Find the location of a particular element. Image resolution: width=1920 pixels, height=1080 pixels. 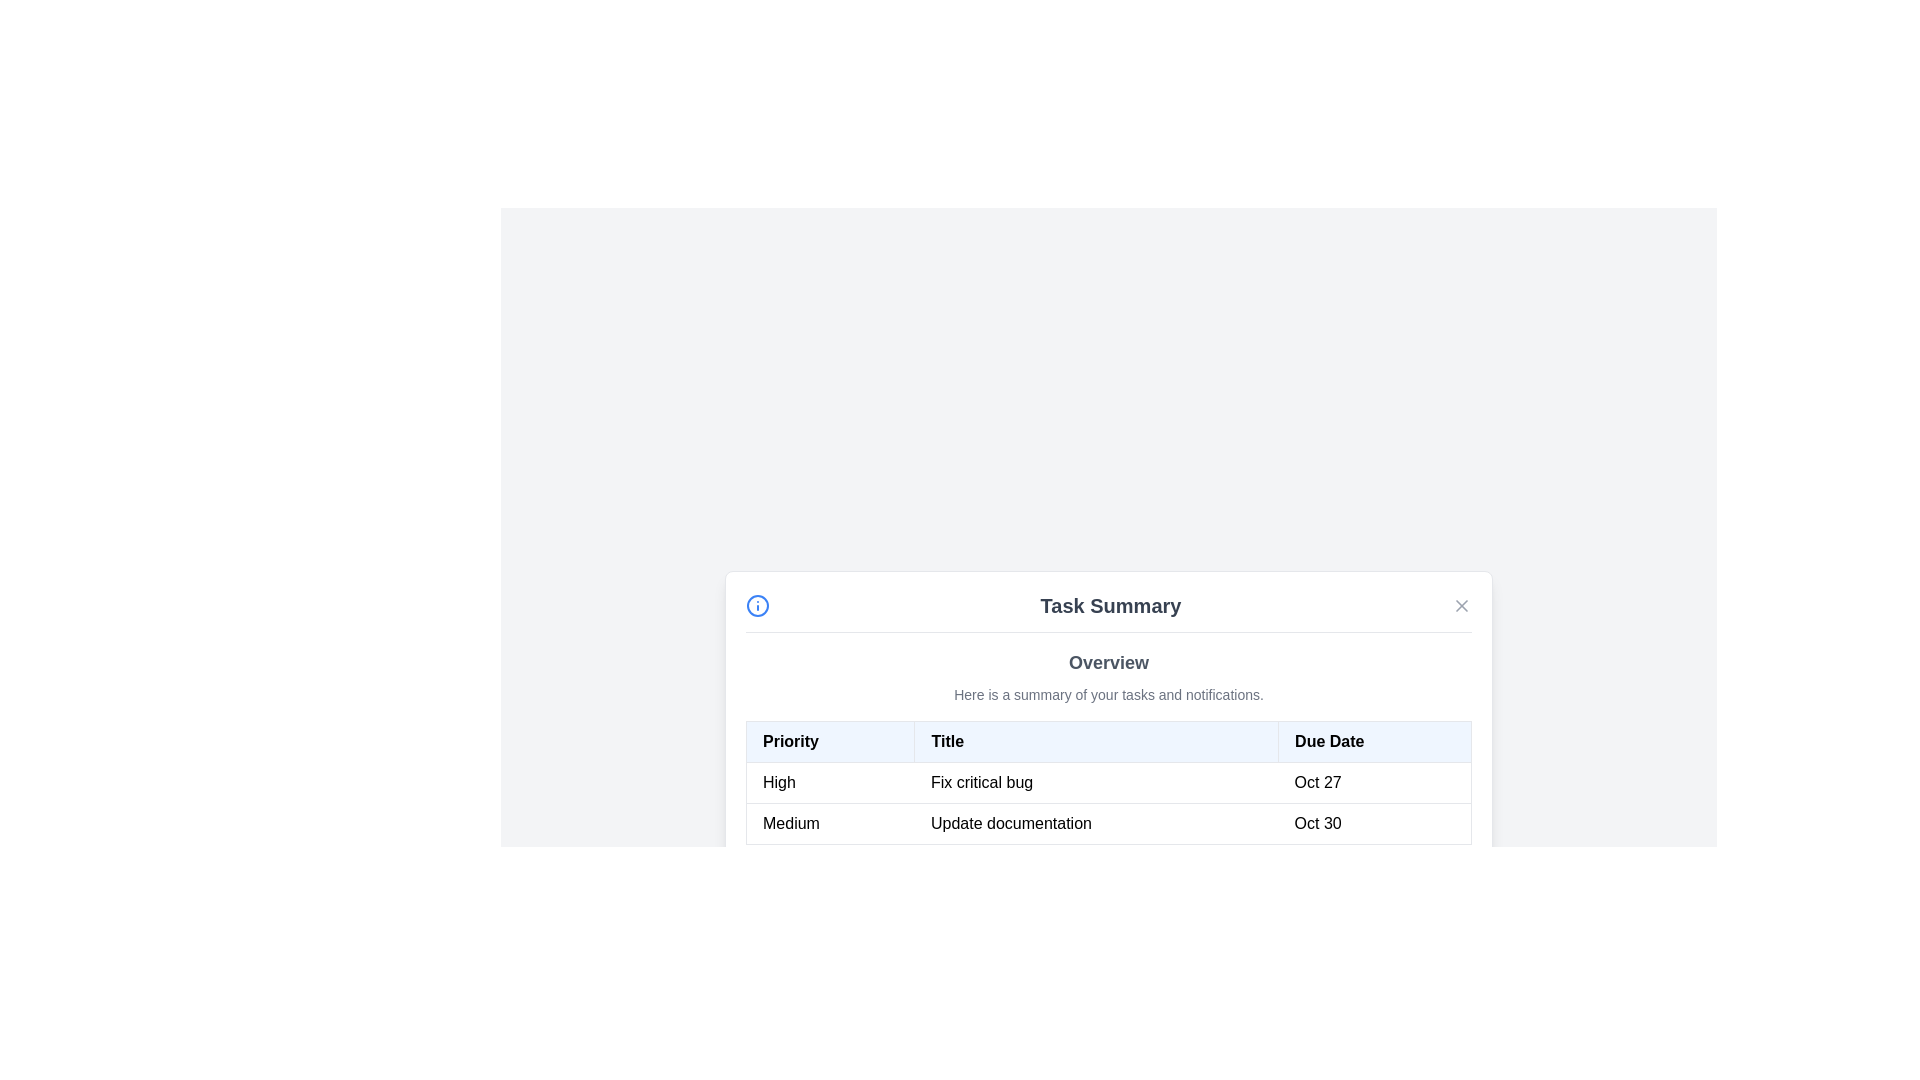

the close button located at the top-right corner of the task summary panel is located at coordinates (1462, 604).